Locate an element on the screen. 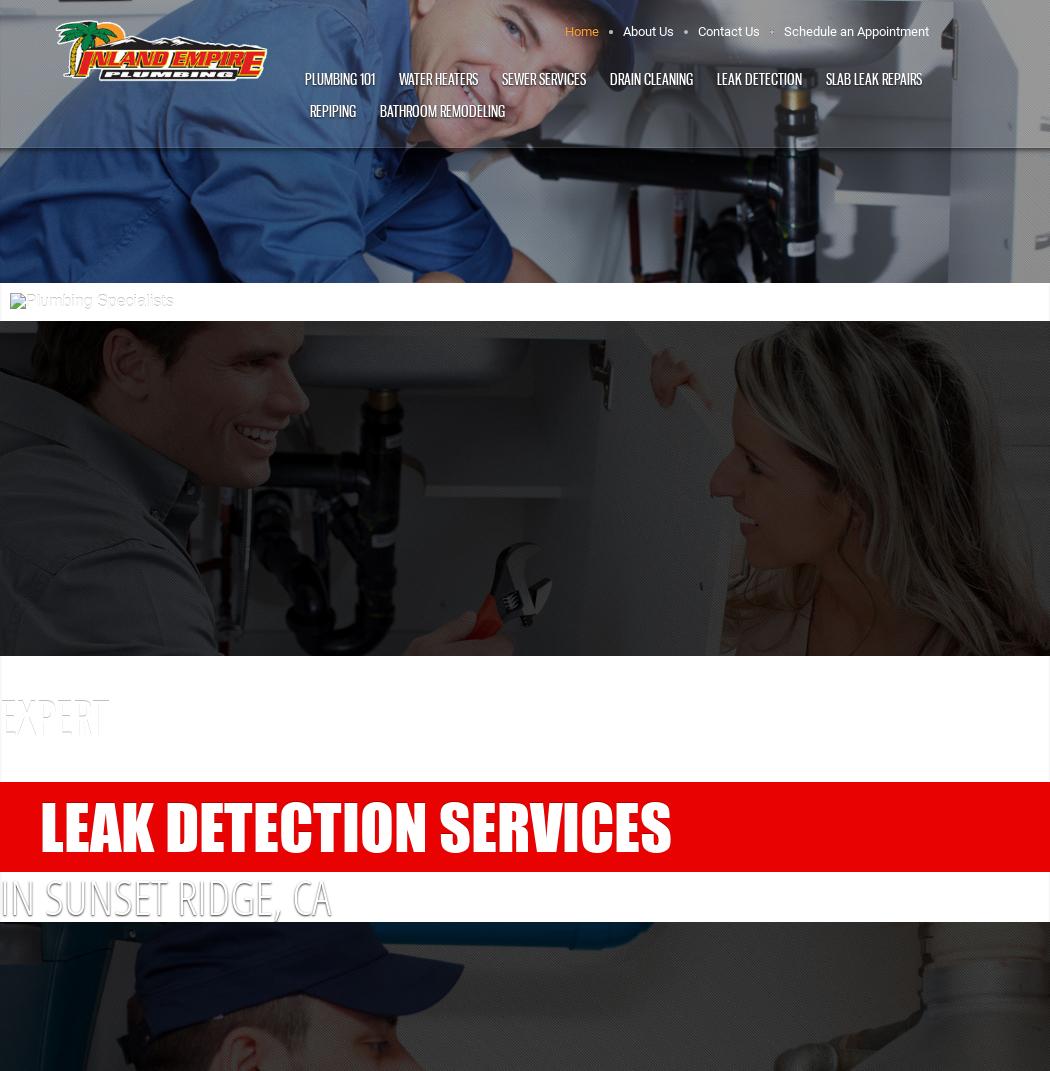 The width and height of the screenshot is (1050, 1071). 'Home' is located at coordinates (581, 30).